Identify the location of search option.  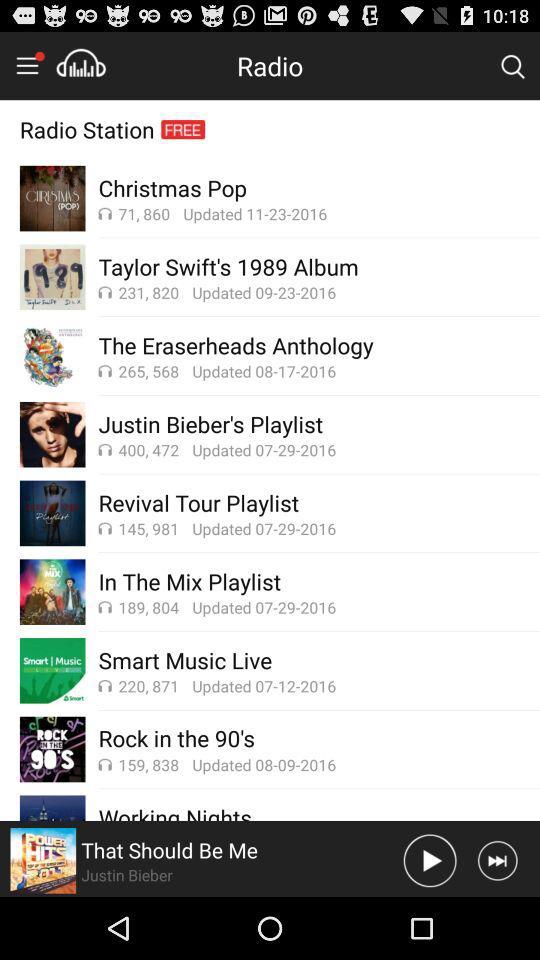
(512, 65).